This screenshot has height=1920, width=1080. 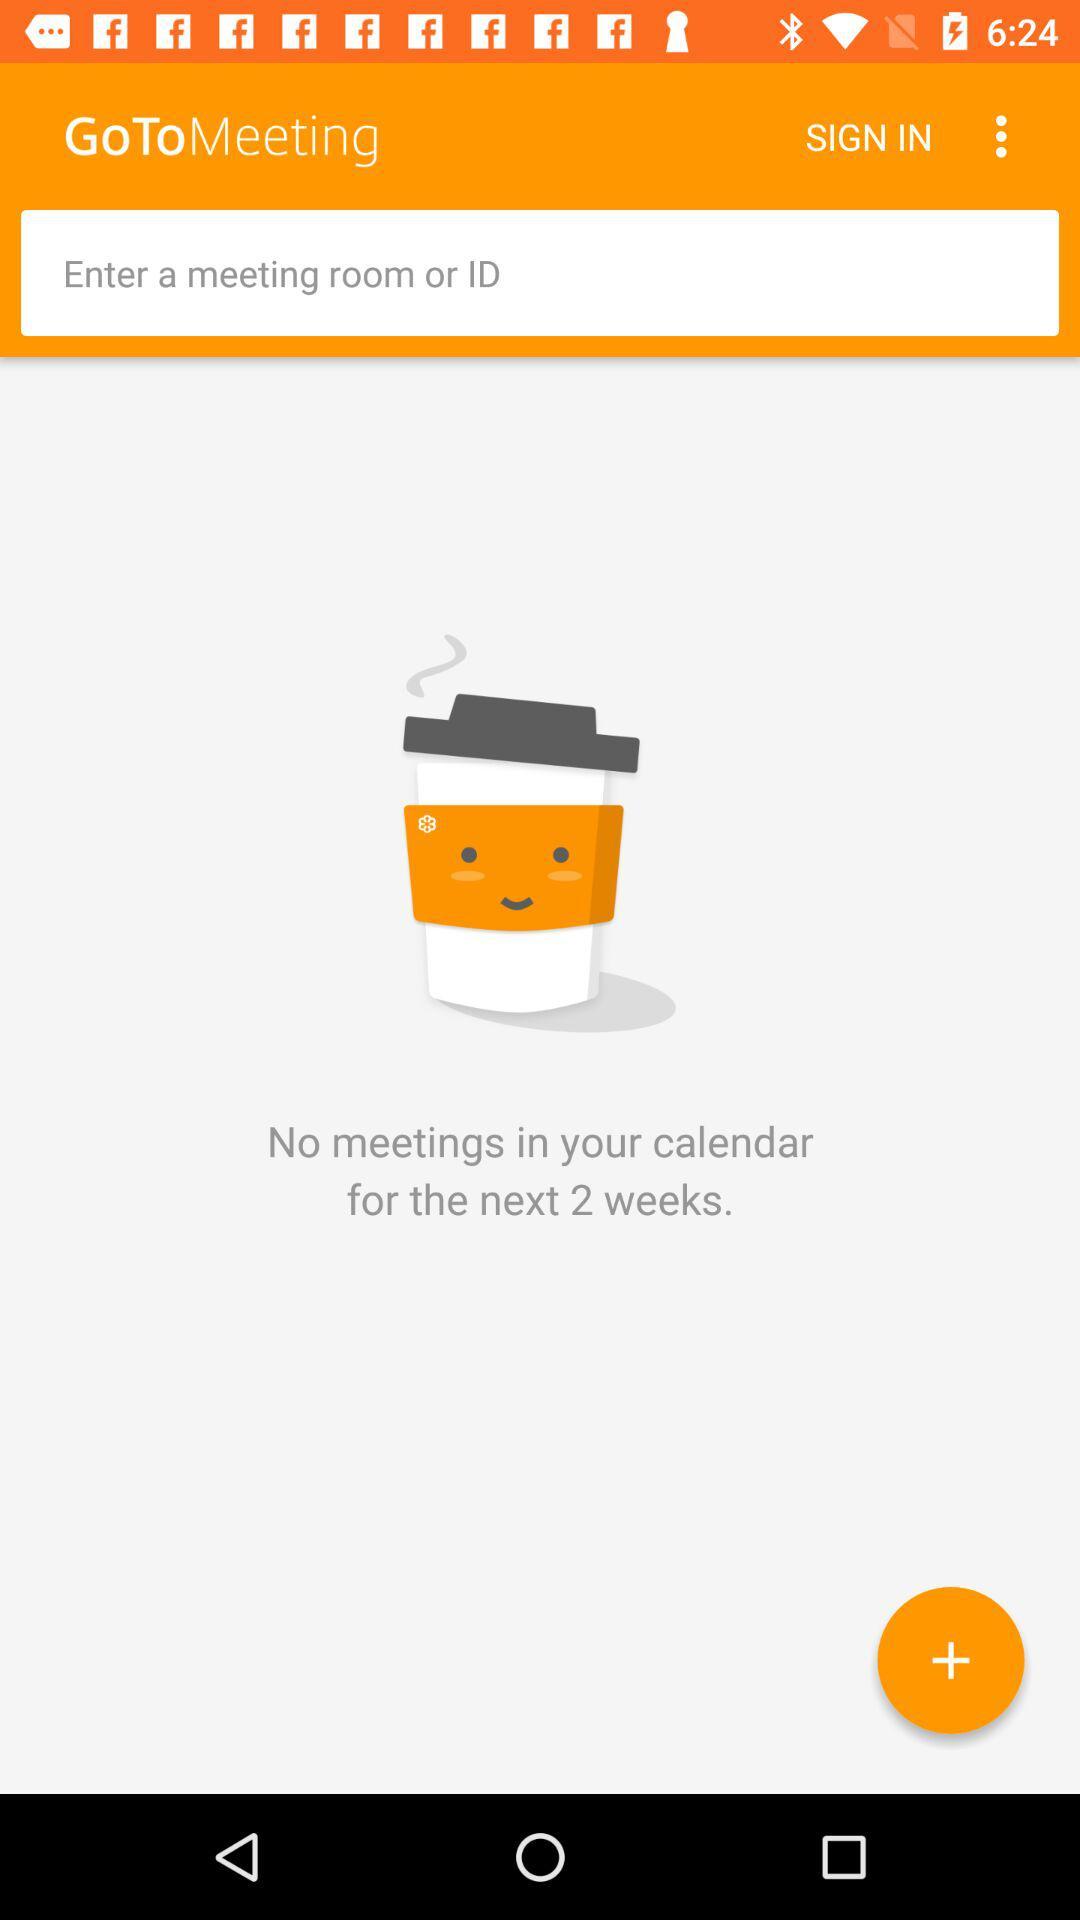 What do you see at coordinates (950, 1660) in the screenshot?
I see `a meeting` at bounding box center [950, 1660].